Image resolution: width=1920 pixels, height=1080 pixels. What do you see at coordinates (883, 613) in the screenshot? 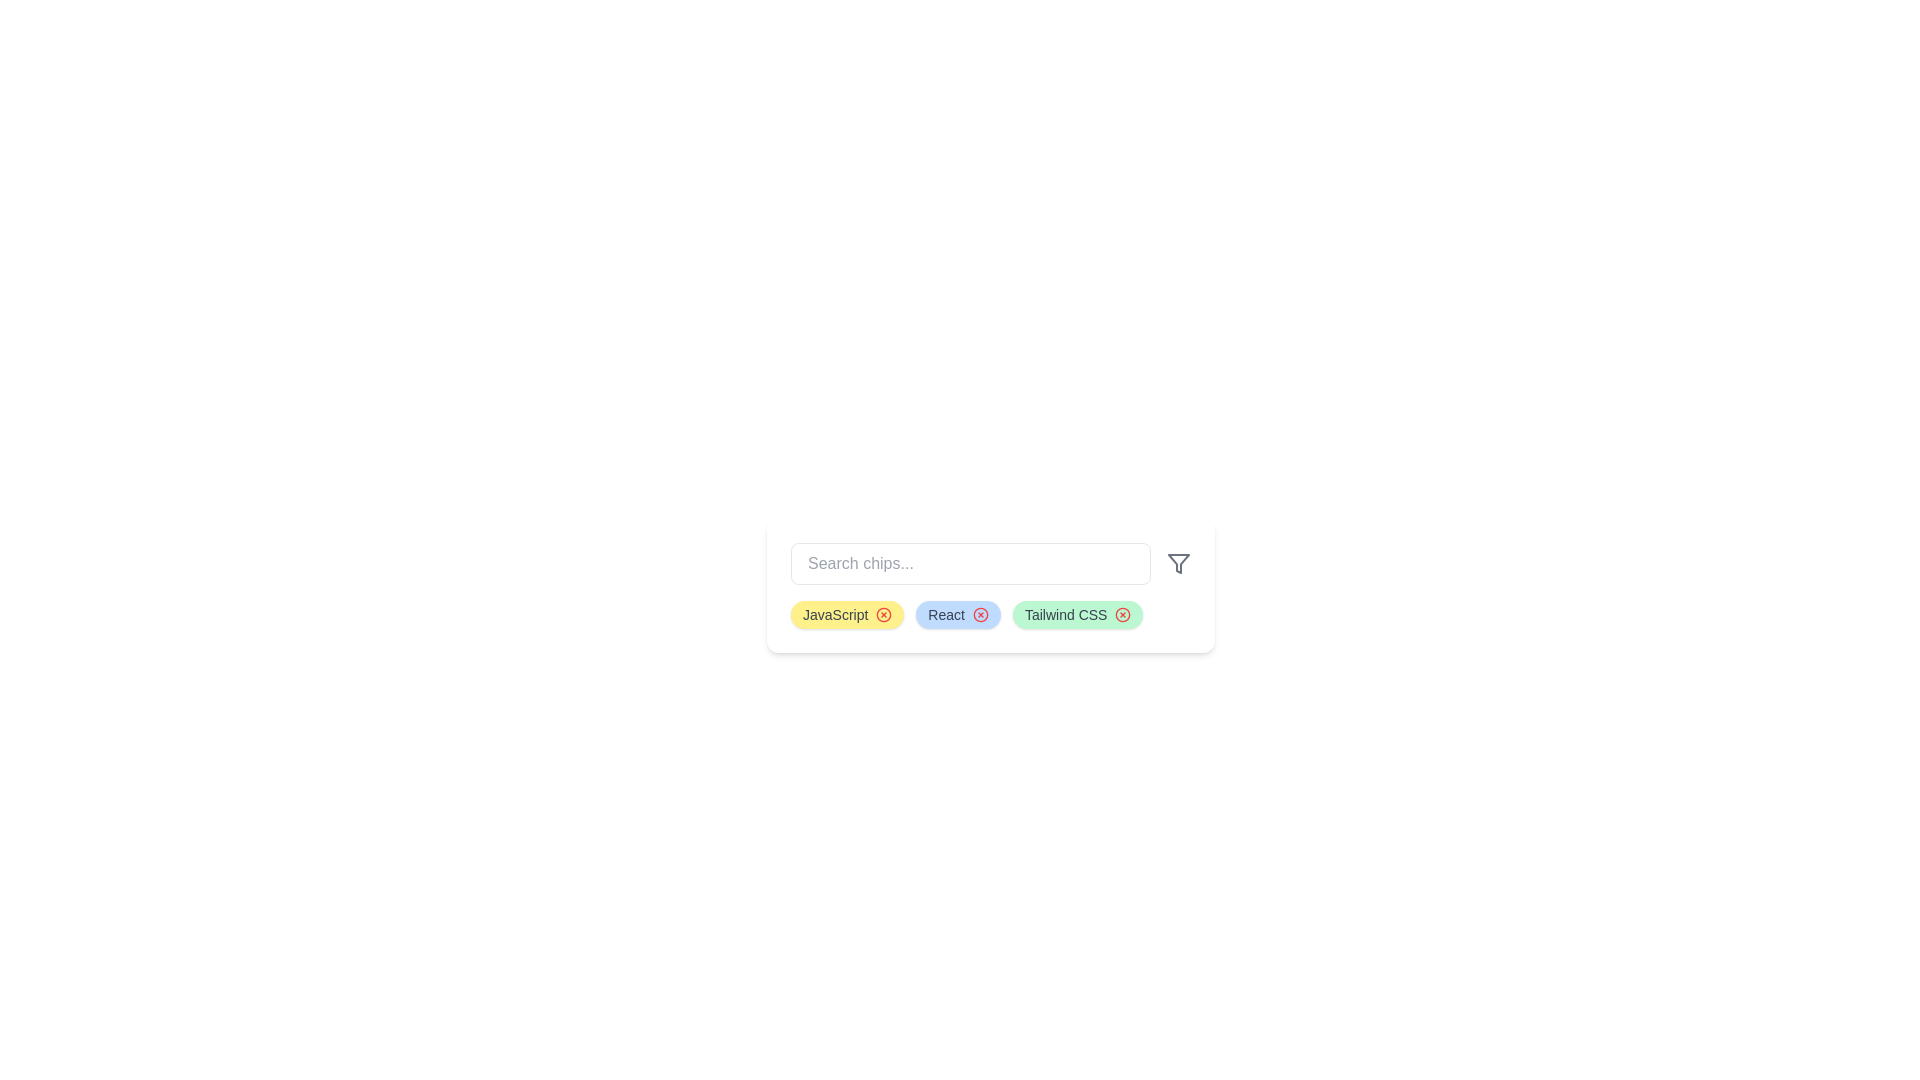
I see `the close button of the chip labeled JavaScript` at bounding box center [883, 613].